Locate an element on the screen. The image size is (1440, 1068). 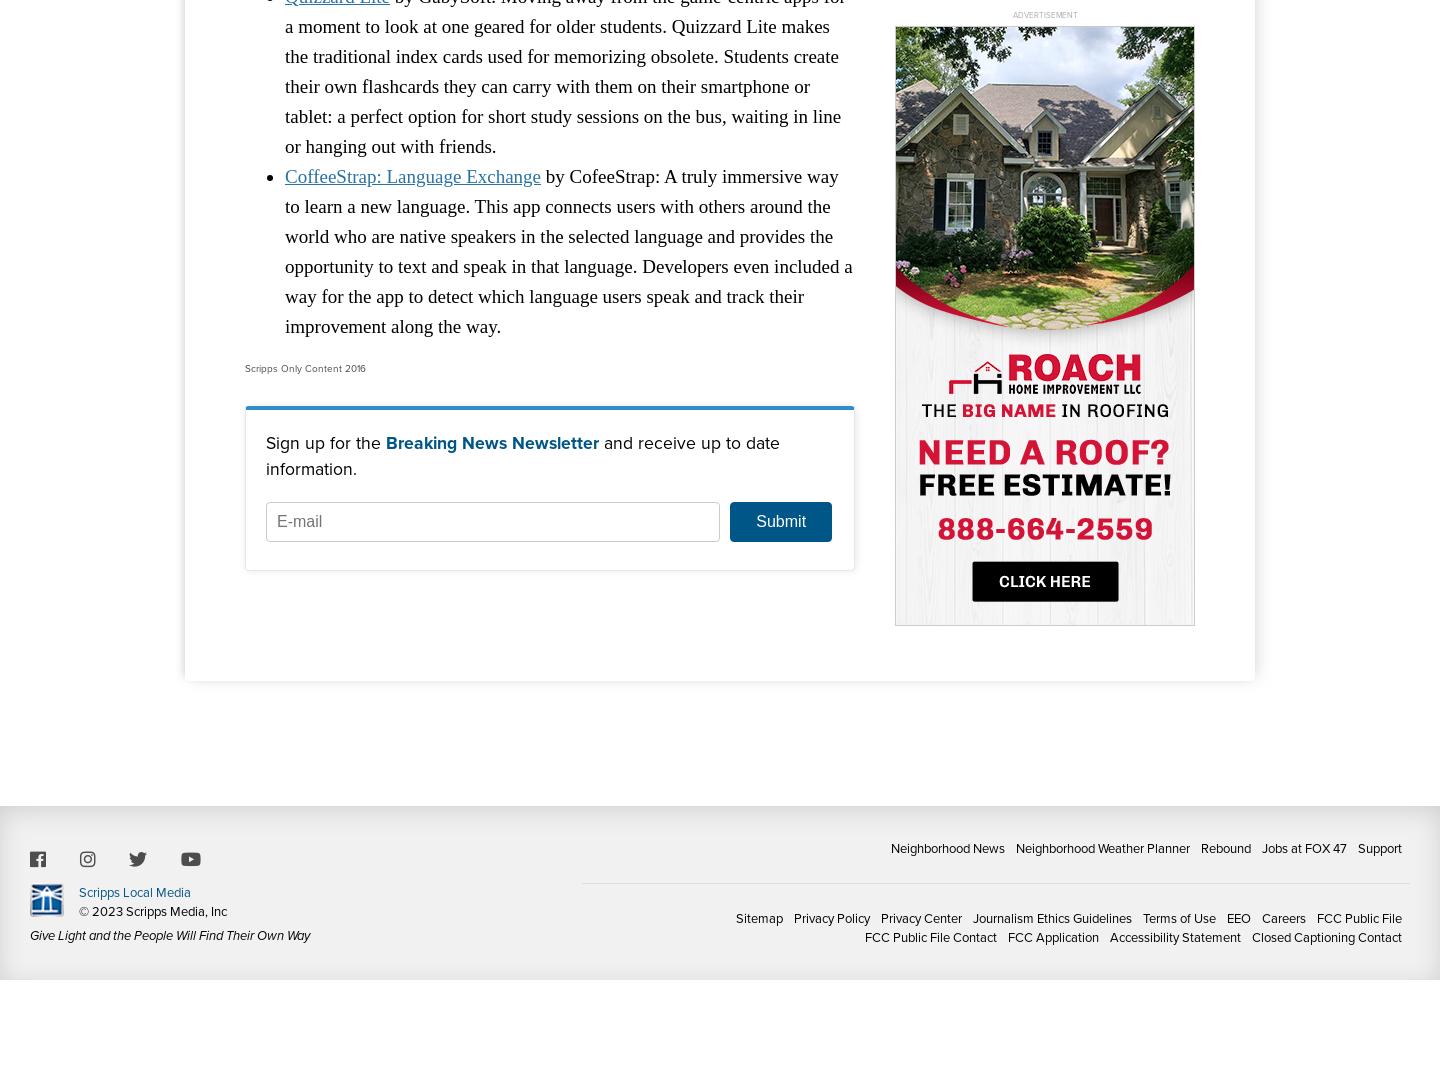
'EEO' is located at coordinates (1237, 916).